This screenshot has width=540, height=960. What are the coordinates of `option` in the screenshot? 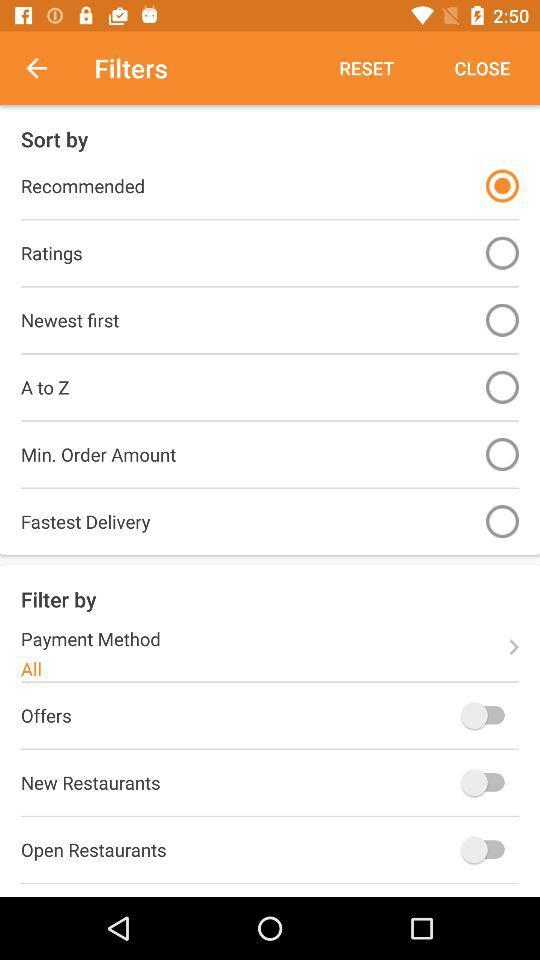 It's located at (501, 520).